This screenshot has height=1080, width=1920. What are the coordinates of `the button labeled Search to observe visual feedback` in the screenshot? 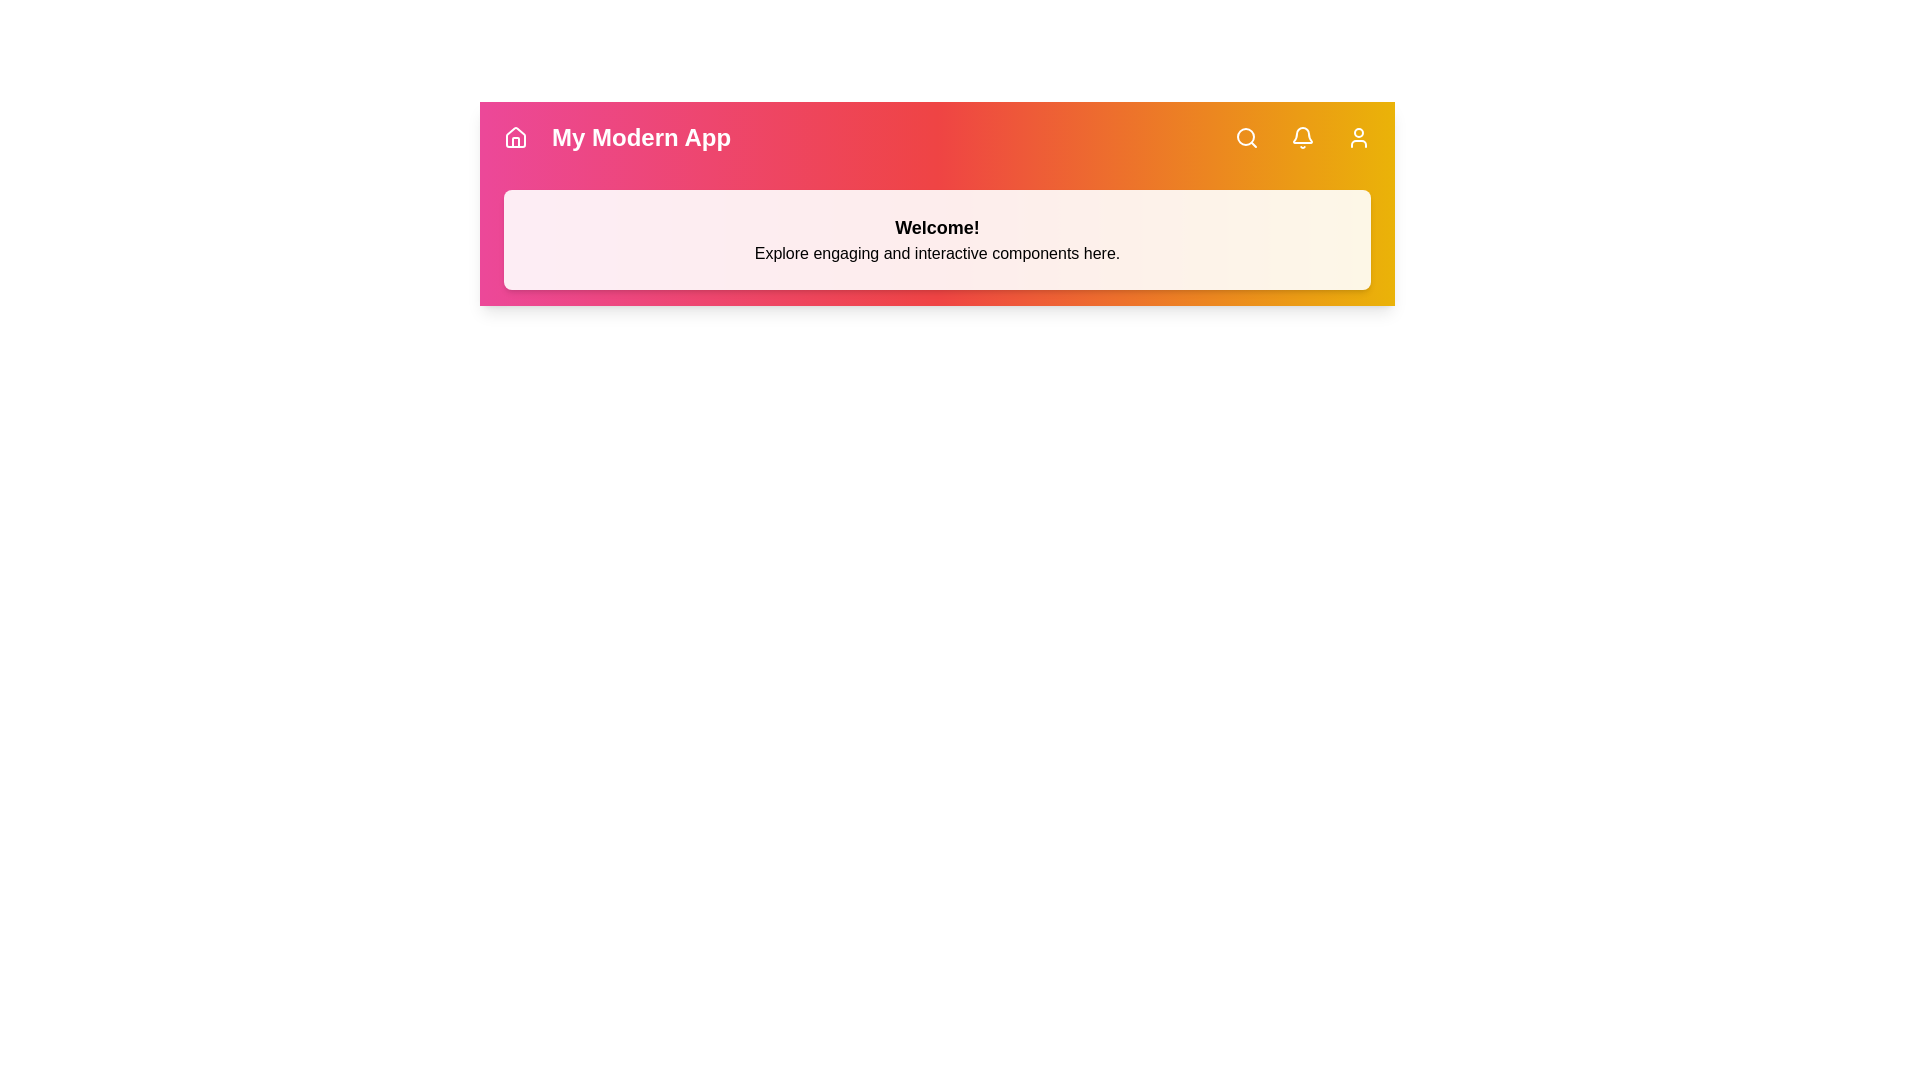 It's located at (1246, 137).